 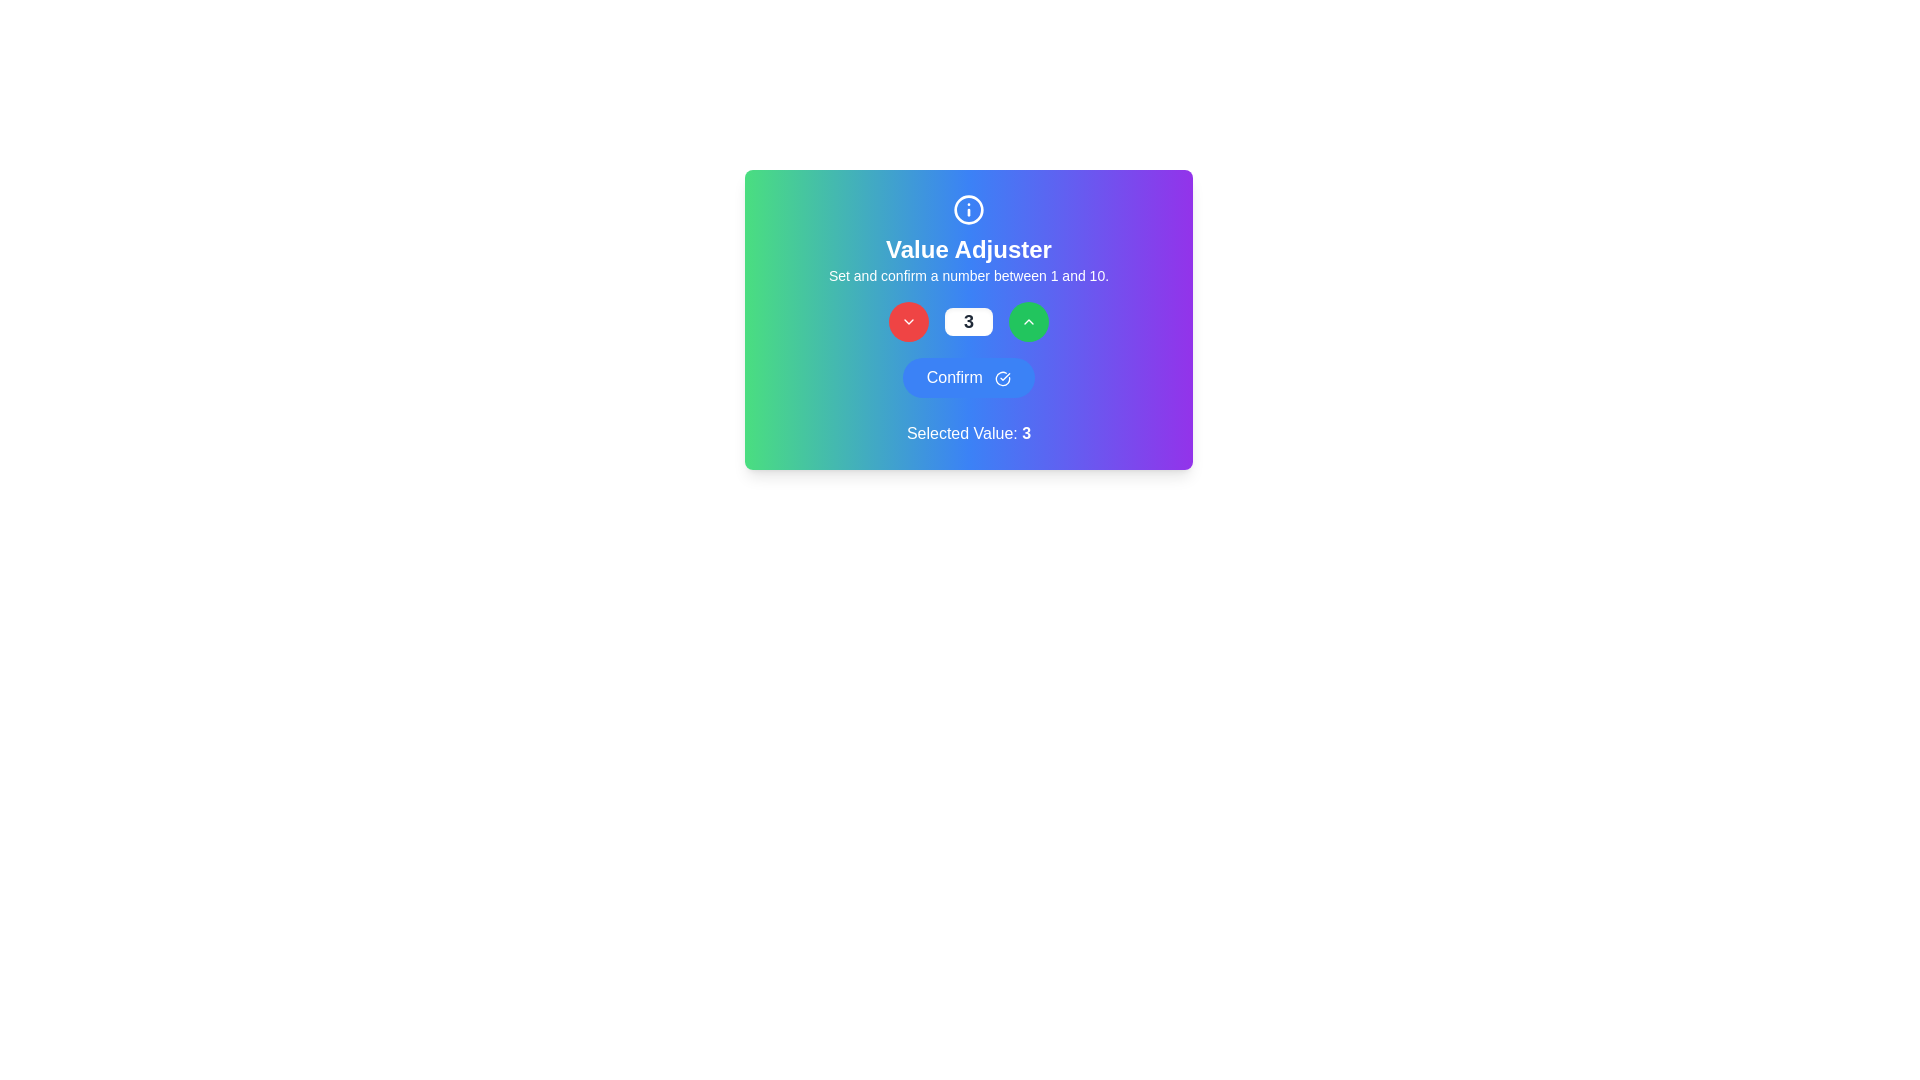 What do you see at coordinates (907, 320) in the screenshot?
I see `the leftmost red circular button with a chevron icon, which is used to decrease a value or select a previous option from a list` at bounding box center [907, 320].